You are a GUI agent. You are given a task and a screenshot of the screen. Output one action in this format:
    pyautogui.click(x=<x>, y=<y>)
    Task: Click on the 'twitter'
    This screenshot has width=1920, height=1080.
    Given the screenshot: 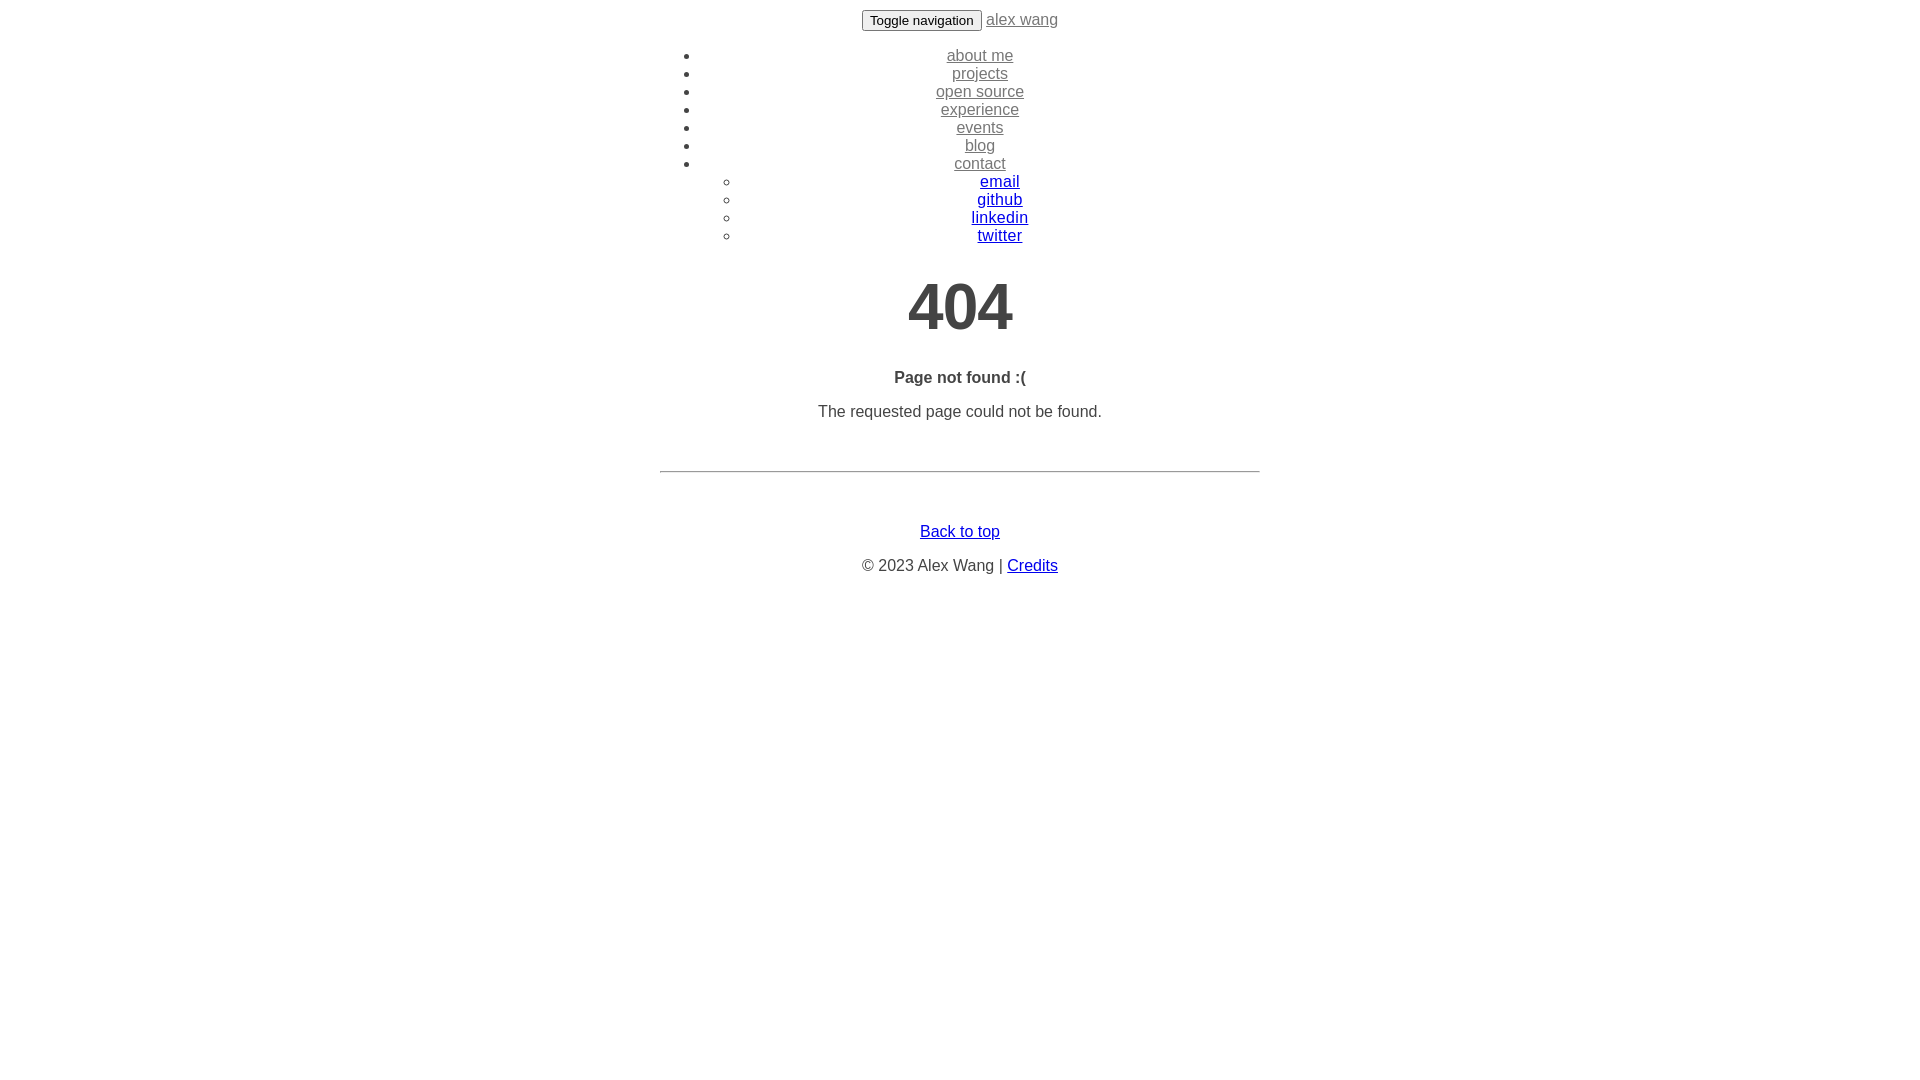 What is the action you would take?
    pyautogui.click(x=1000, y=234)
    